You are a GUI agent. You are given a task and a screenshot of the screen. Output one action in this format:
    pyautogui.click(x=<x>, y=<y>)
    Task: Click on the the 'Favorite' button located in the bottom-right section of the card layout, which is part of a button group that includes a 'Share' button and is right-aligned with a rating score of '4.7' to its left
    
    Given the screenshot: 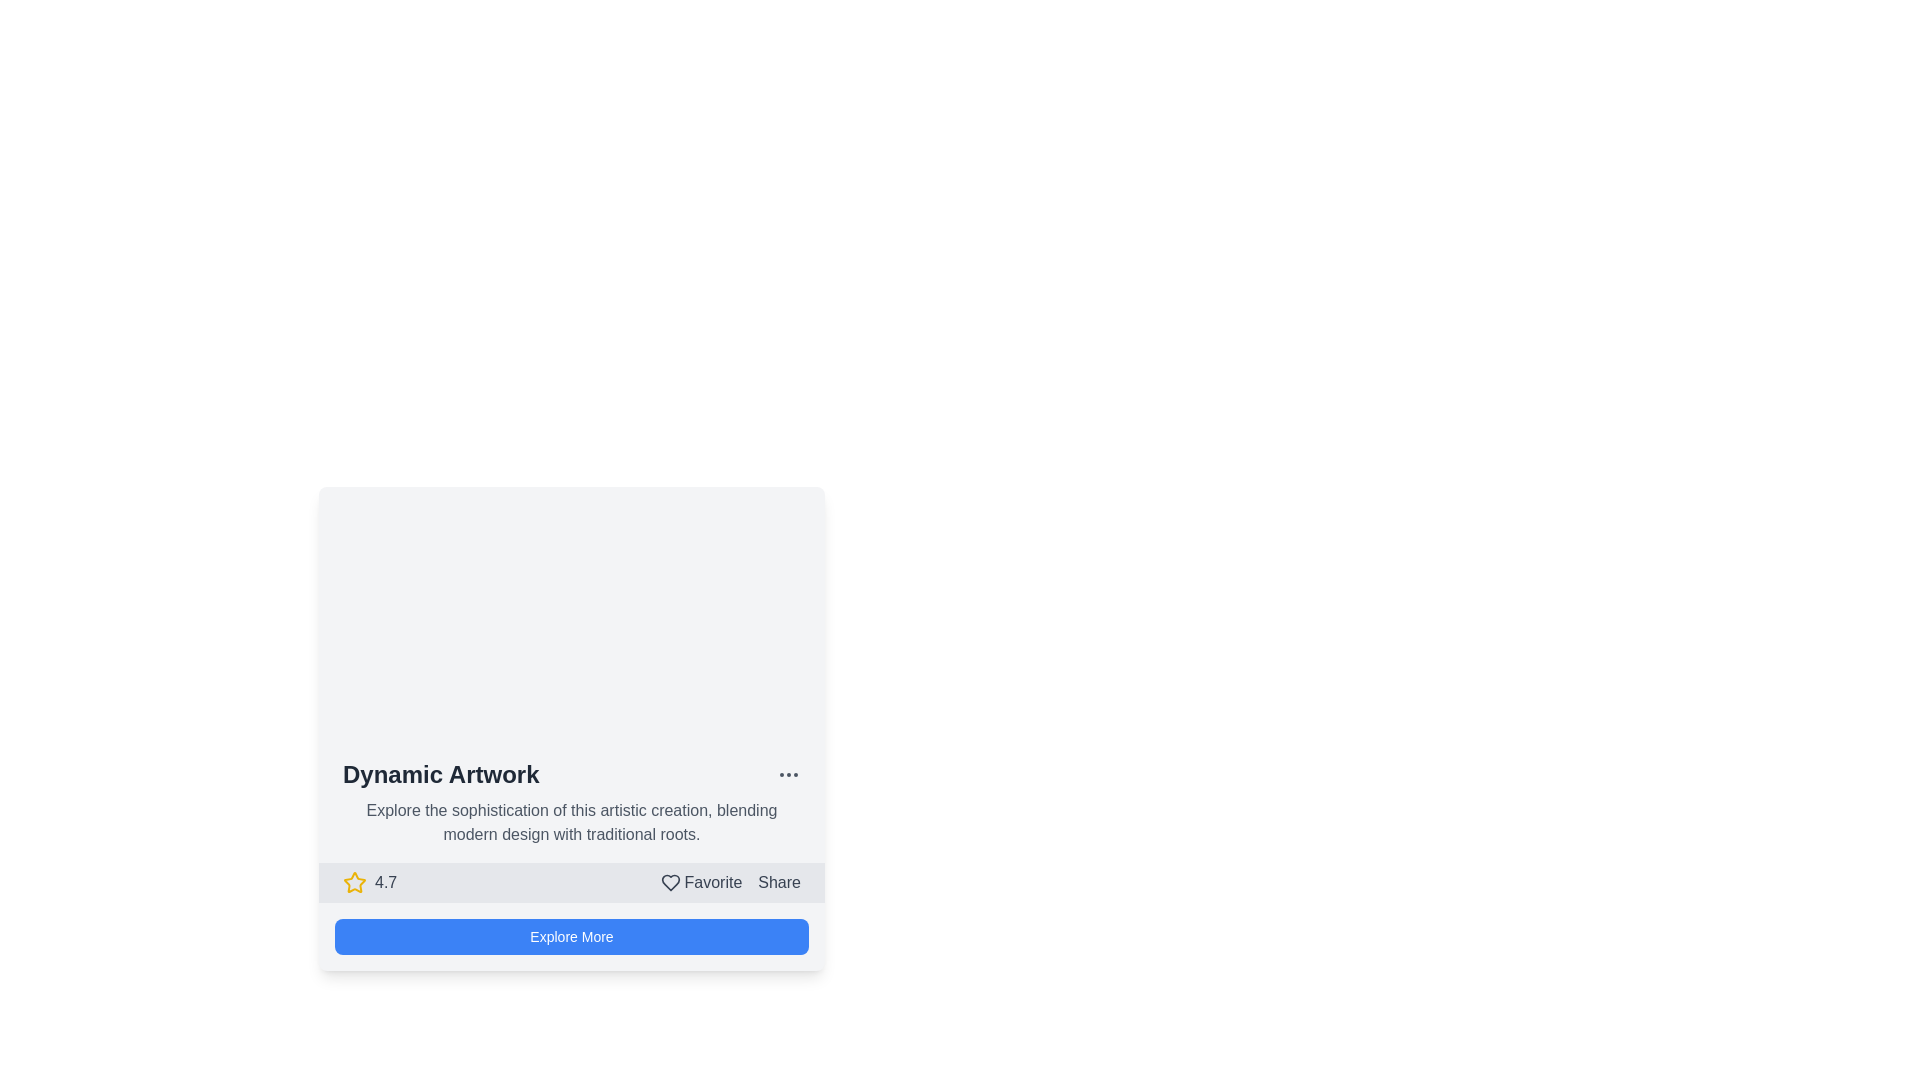 What is the action you would take?
    pyautogui.click(x=729, y=882)
    